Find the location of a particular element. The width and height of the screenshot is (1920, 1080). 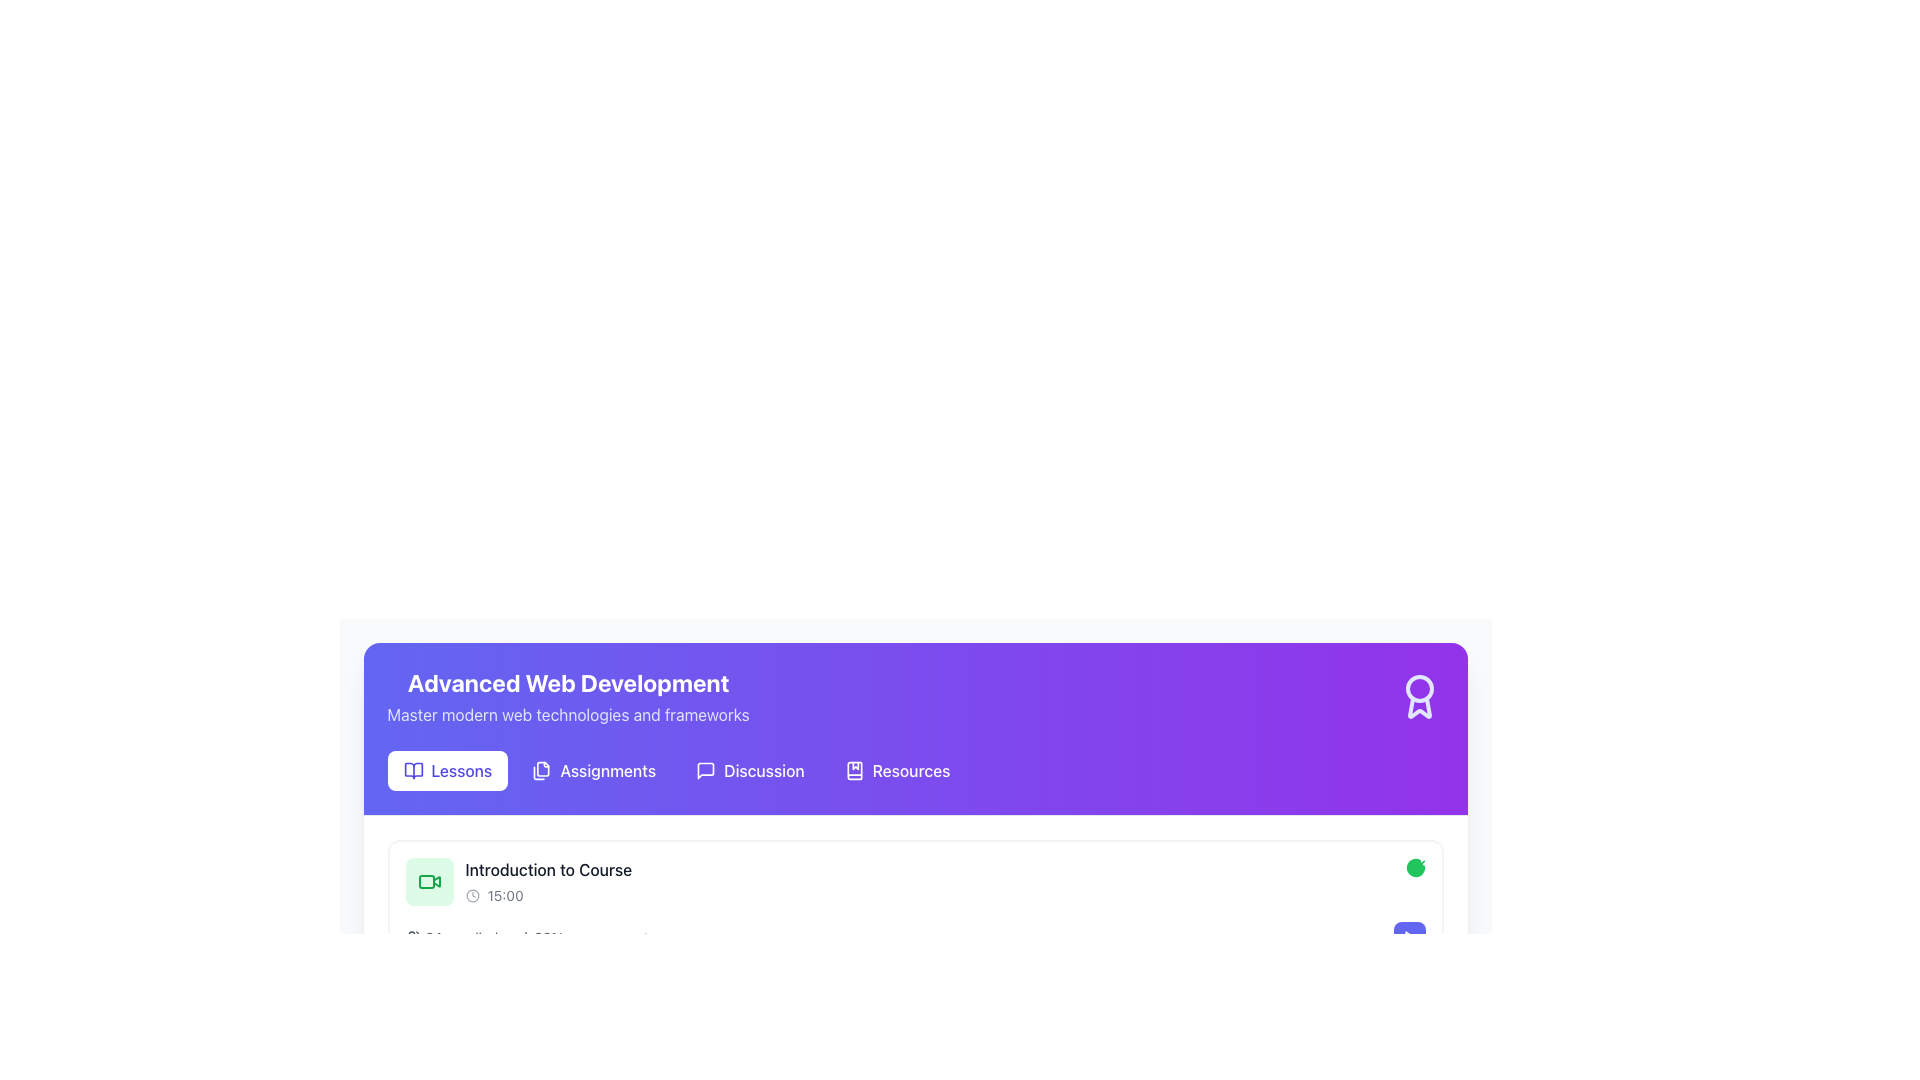

the 'Assignments' button, which is a rectangular button with a purple background and white text, located in the navigation row under 'Advanced Web Development' is located at coordinates (593, 770).